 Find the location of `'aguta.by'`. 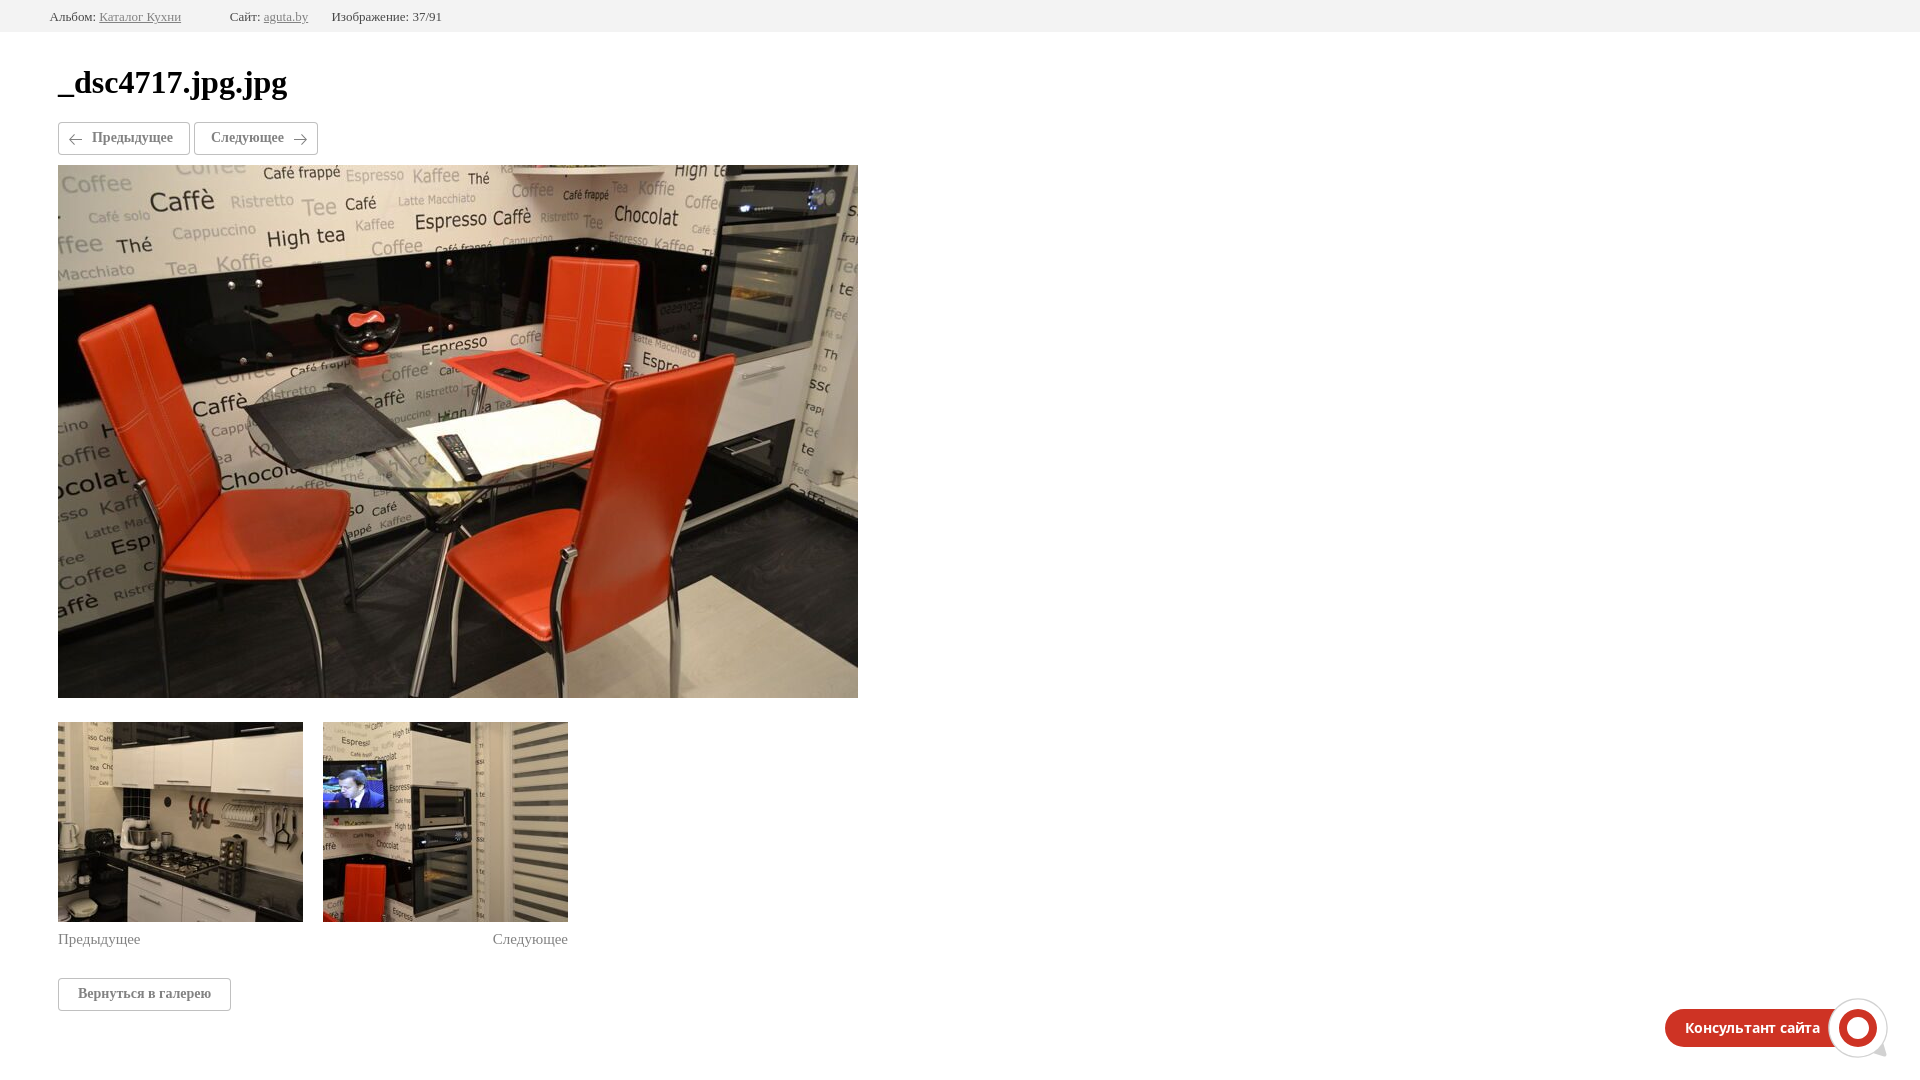

'aguta.by' is located at coordinates (285, 16).